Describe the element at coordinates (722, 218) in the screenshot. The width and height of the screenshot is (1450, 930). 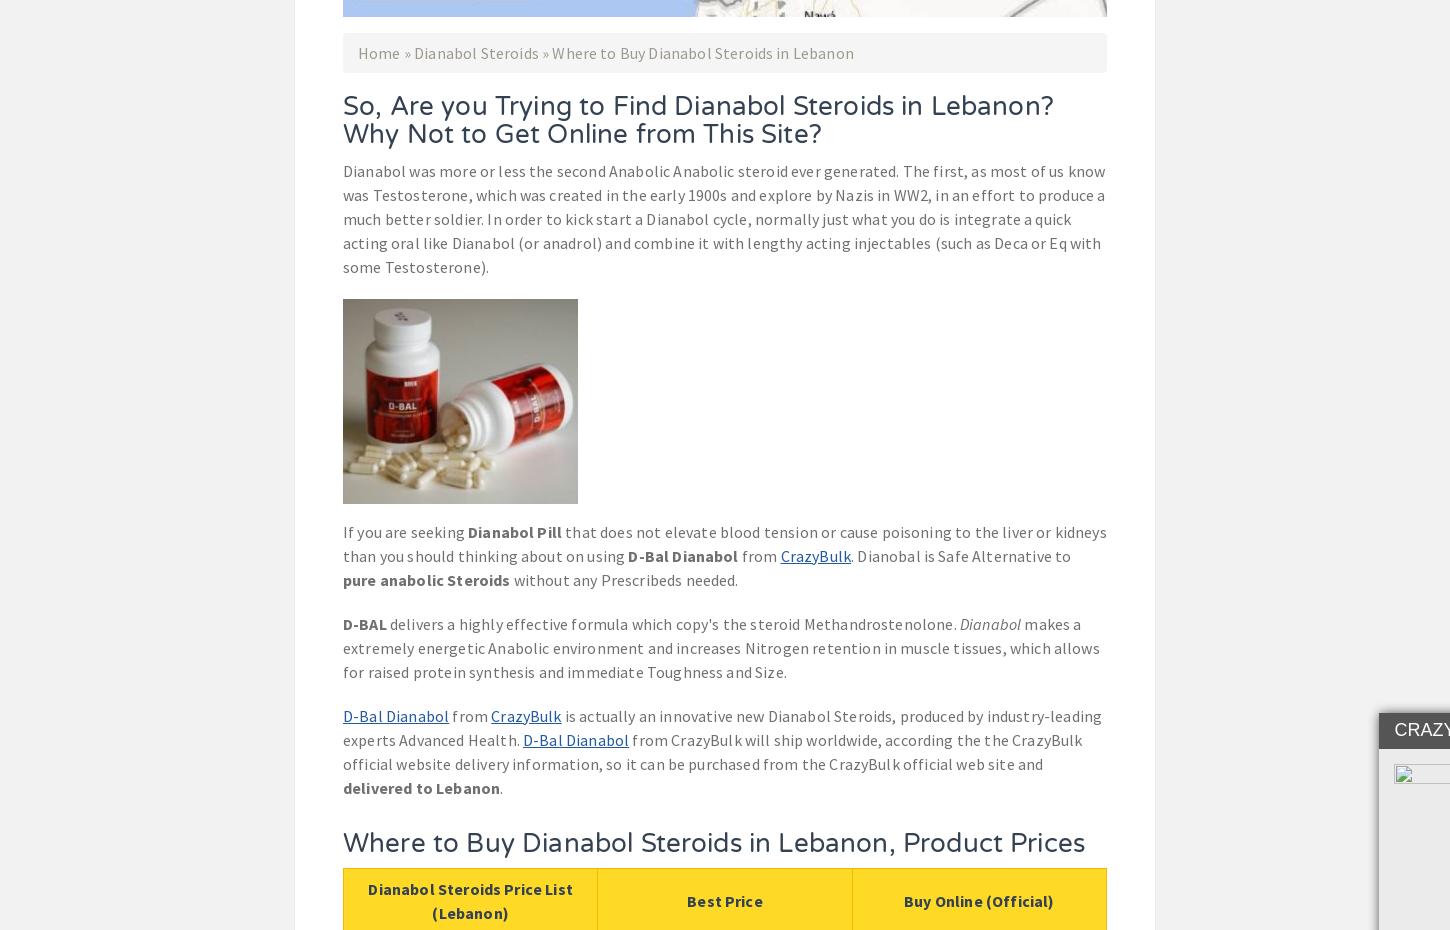
I see `'Dianabol was more or less the second Anabolic Anabolic steroid ever generated. The first, as most of us know was Testosterone, which was created in the early 1900s and explore by Nazis in WW2, in an effort to produce a much better soldier. In order to kick start a Dianabol cycle, normally just what you do is integrate a quick acting oral like Dianabol (or anadrol) and combine it with lengthy acting injectables (such as Deca or Eq with some Testosterone).'` at that location.